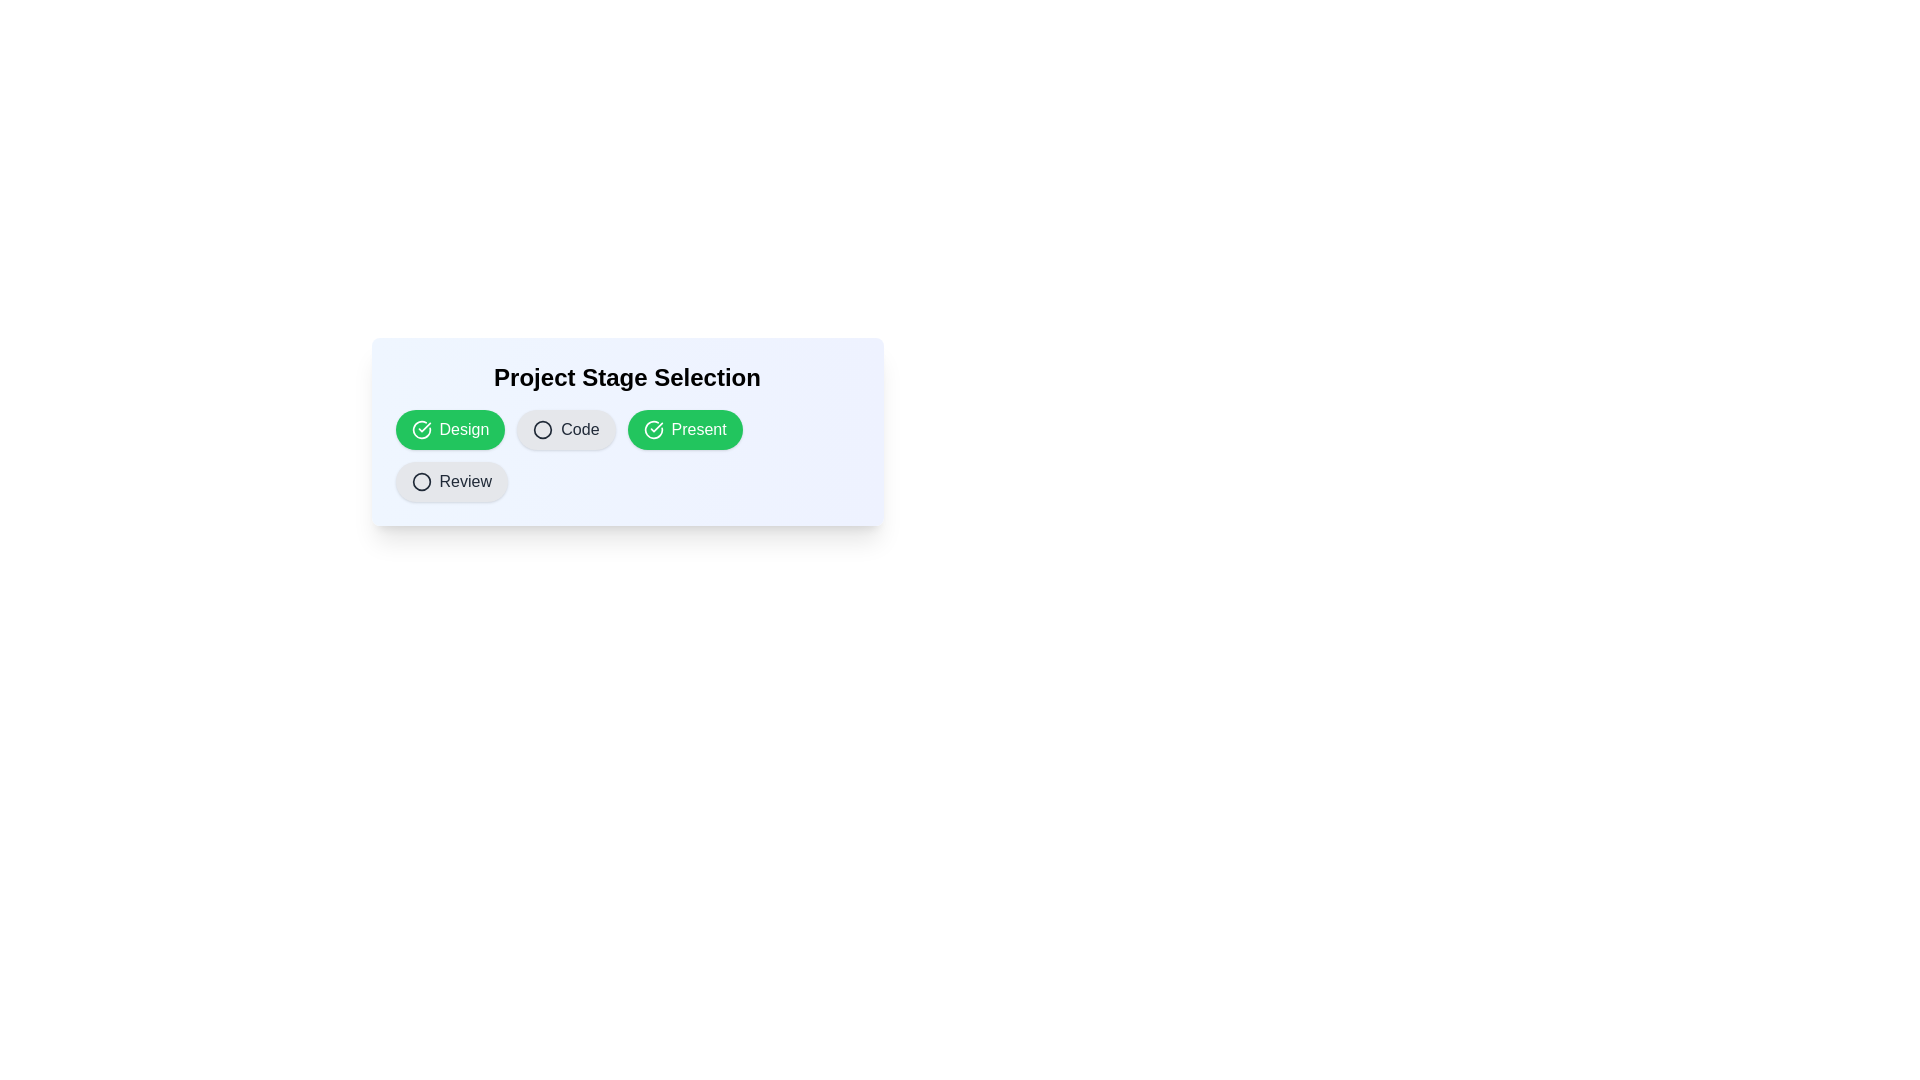  I want to click on the chip labeled Present, so click(685, 428).